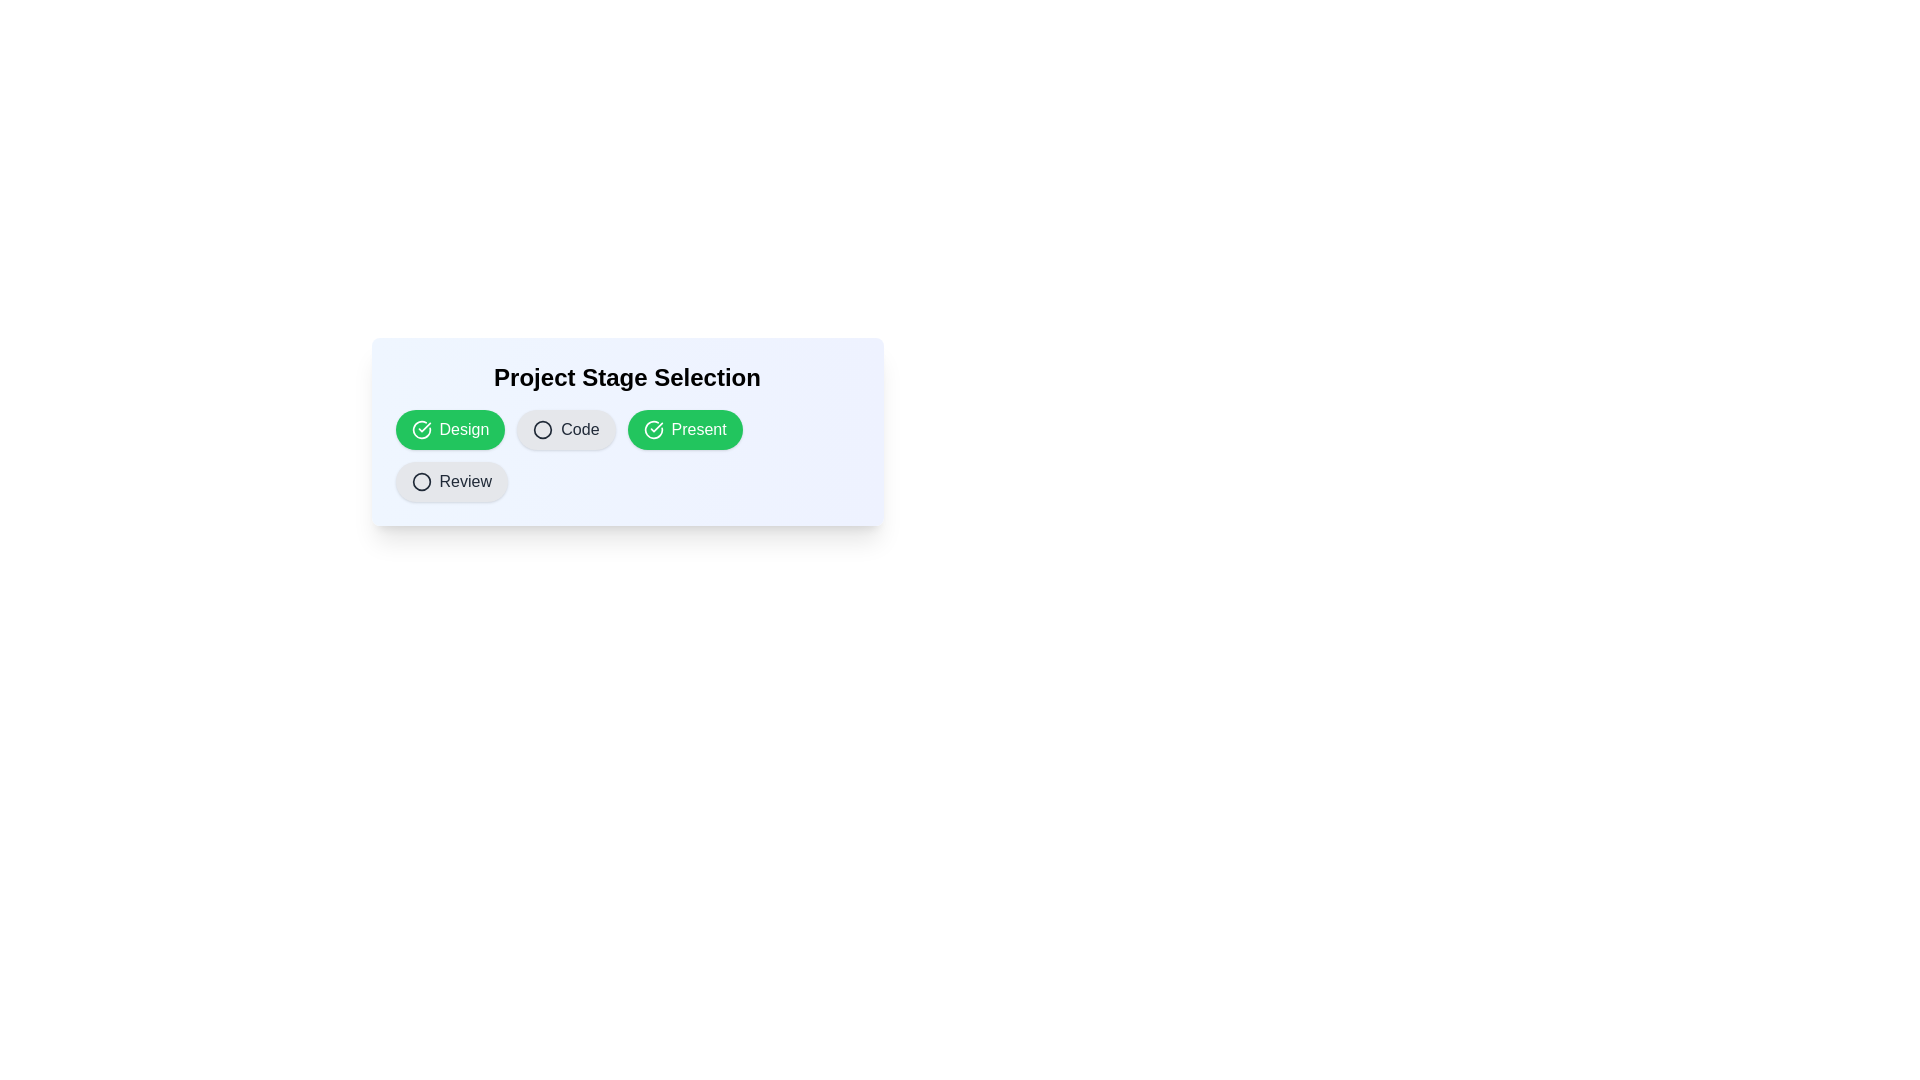  I want to click on the chip labeled Present, so click(685, 428).